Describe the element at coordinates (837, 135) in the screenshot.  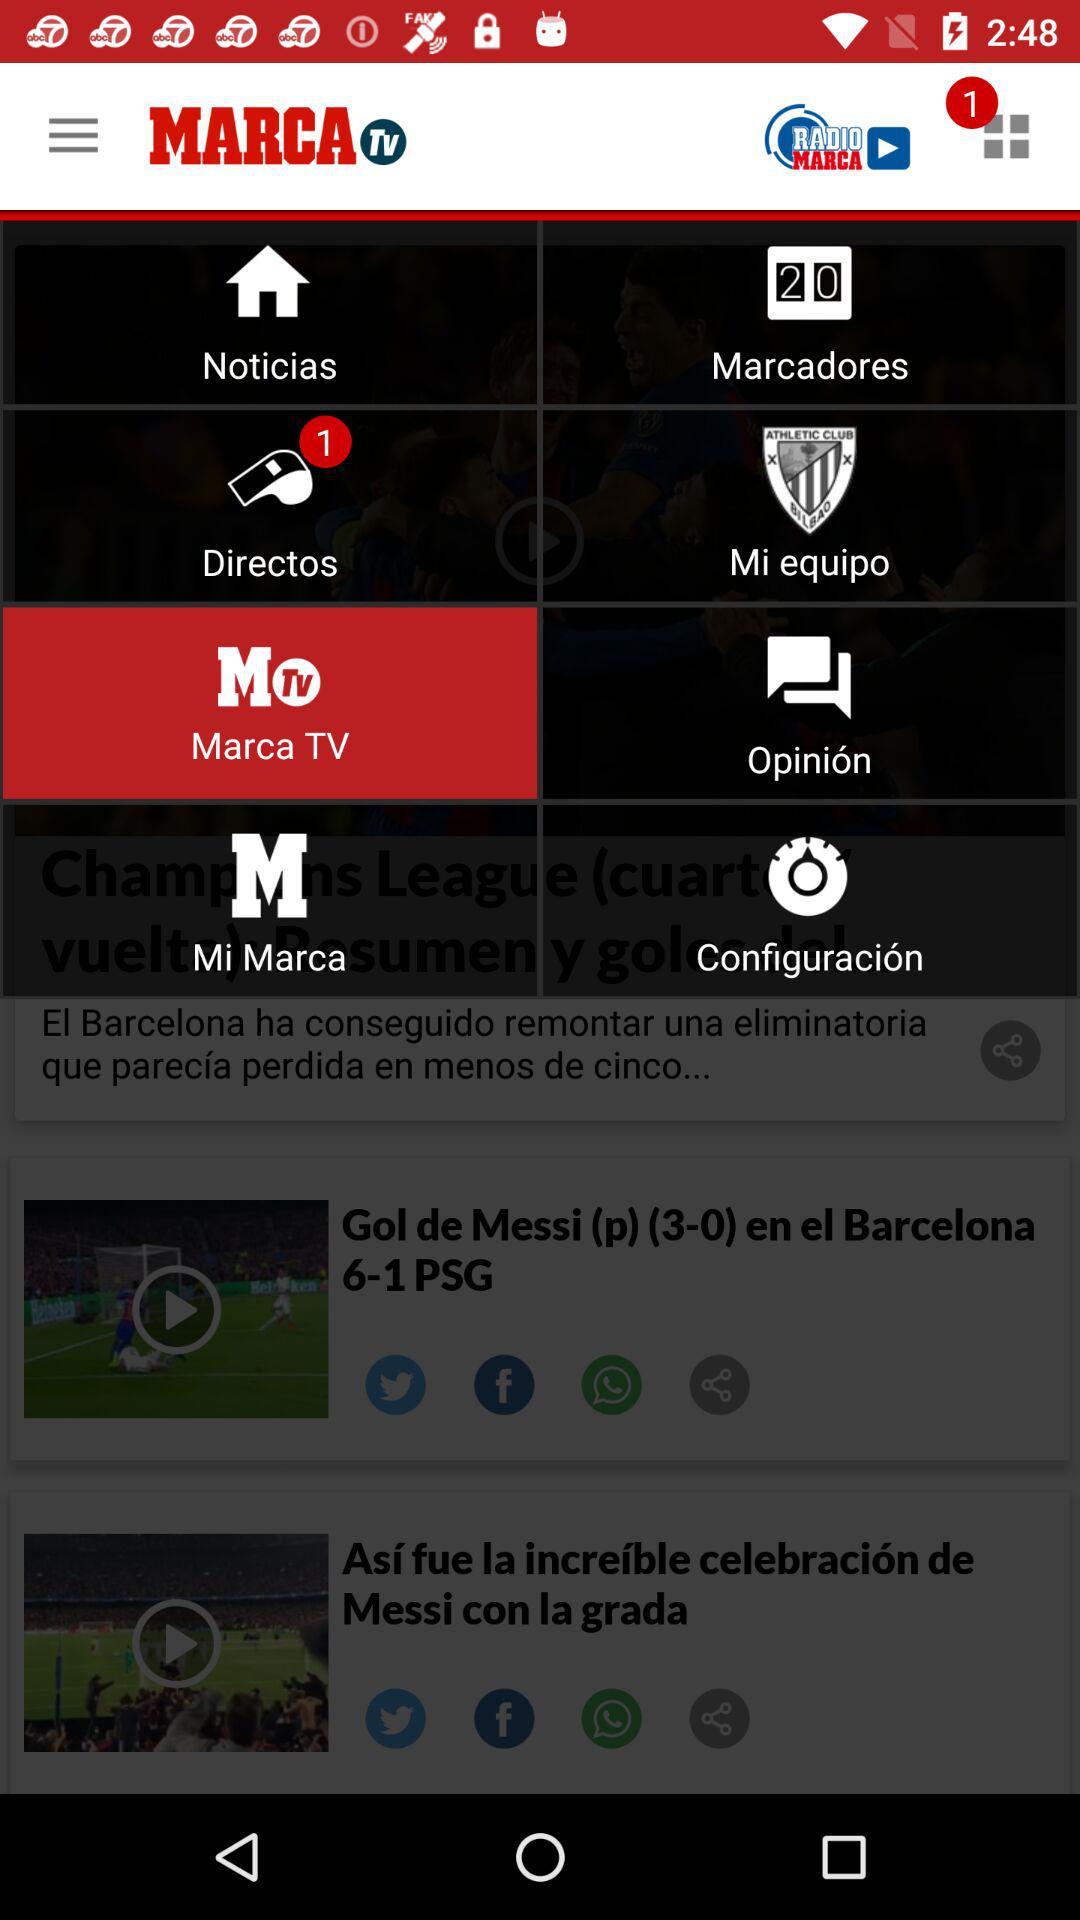
I see `marca tv` at that location.